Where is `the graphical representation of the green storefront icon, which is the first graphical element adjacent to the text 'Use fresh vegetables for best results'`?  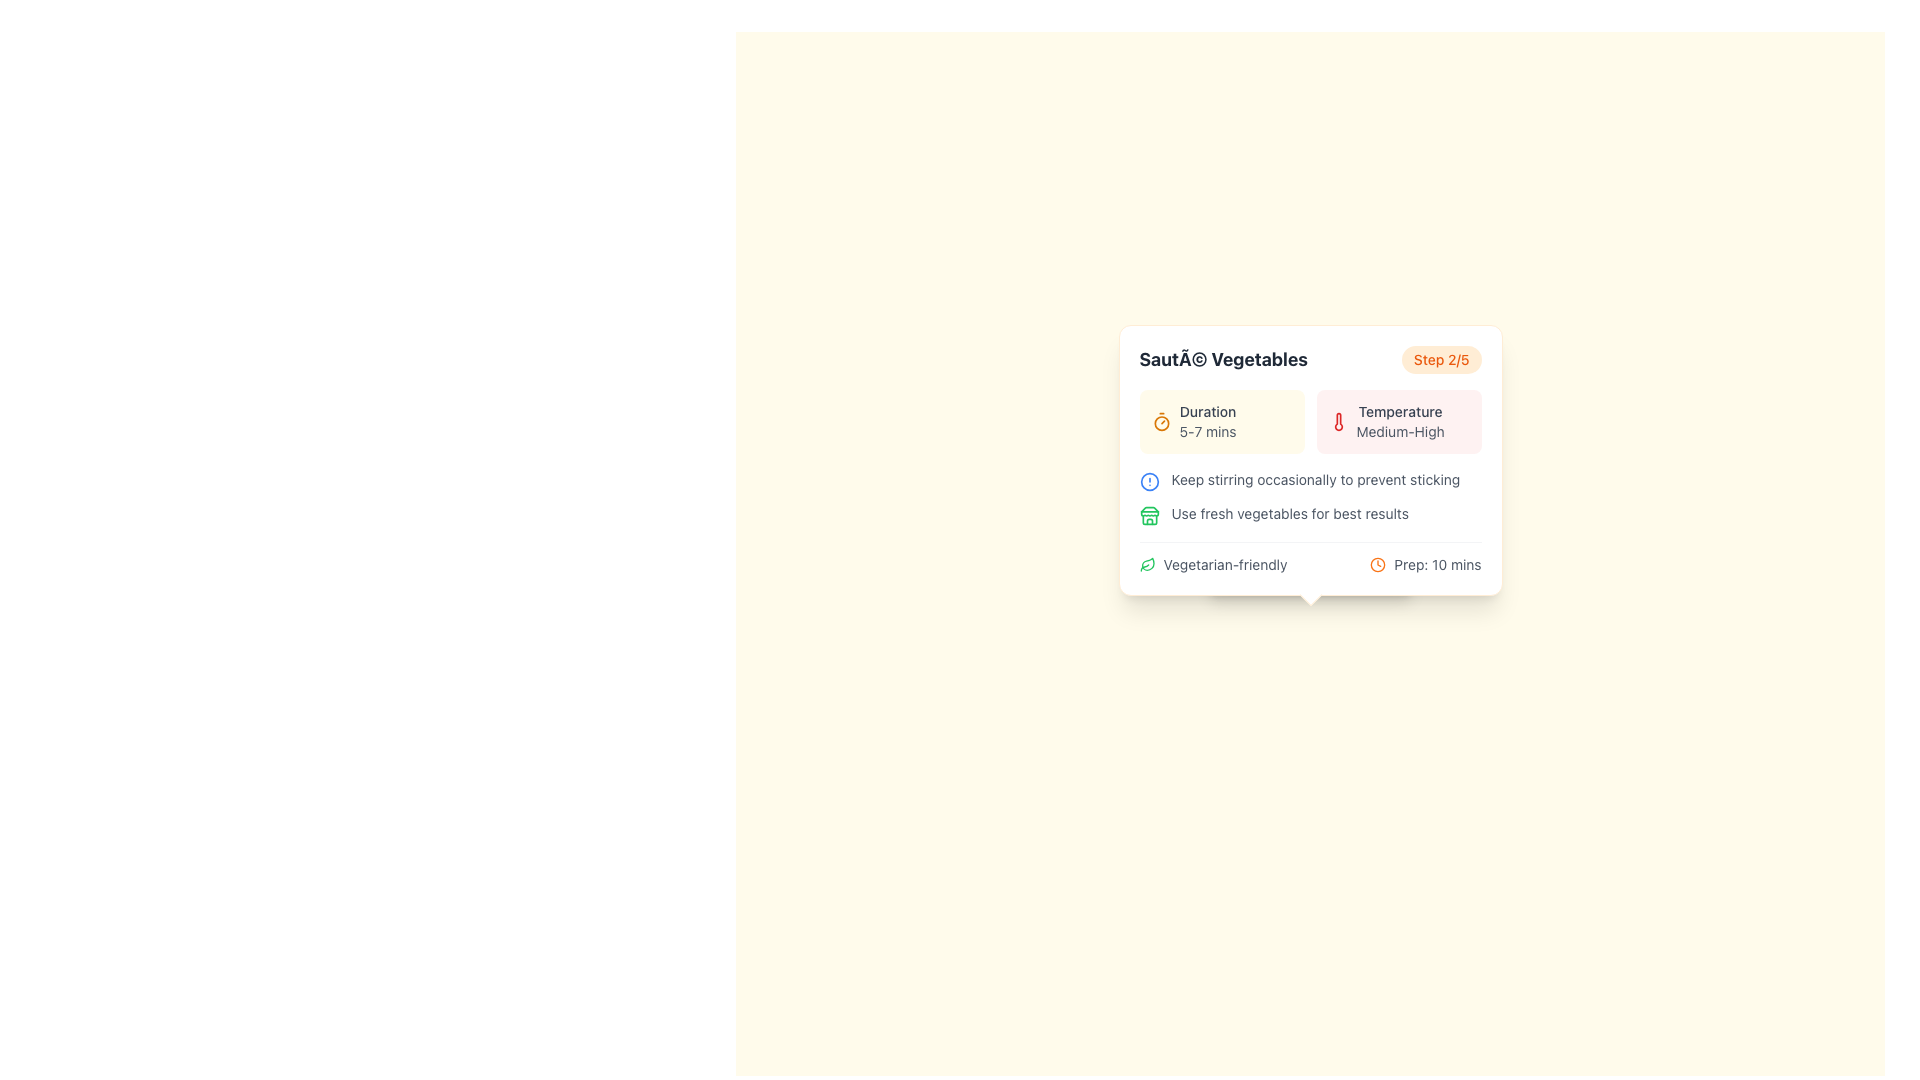 the graphical representation of the green storefront icon, which is the first graphical element adjacent to the text 'Use fresh vegetables for best results' is located at coordinates (1149, 515).